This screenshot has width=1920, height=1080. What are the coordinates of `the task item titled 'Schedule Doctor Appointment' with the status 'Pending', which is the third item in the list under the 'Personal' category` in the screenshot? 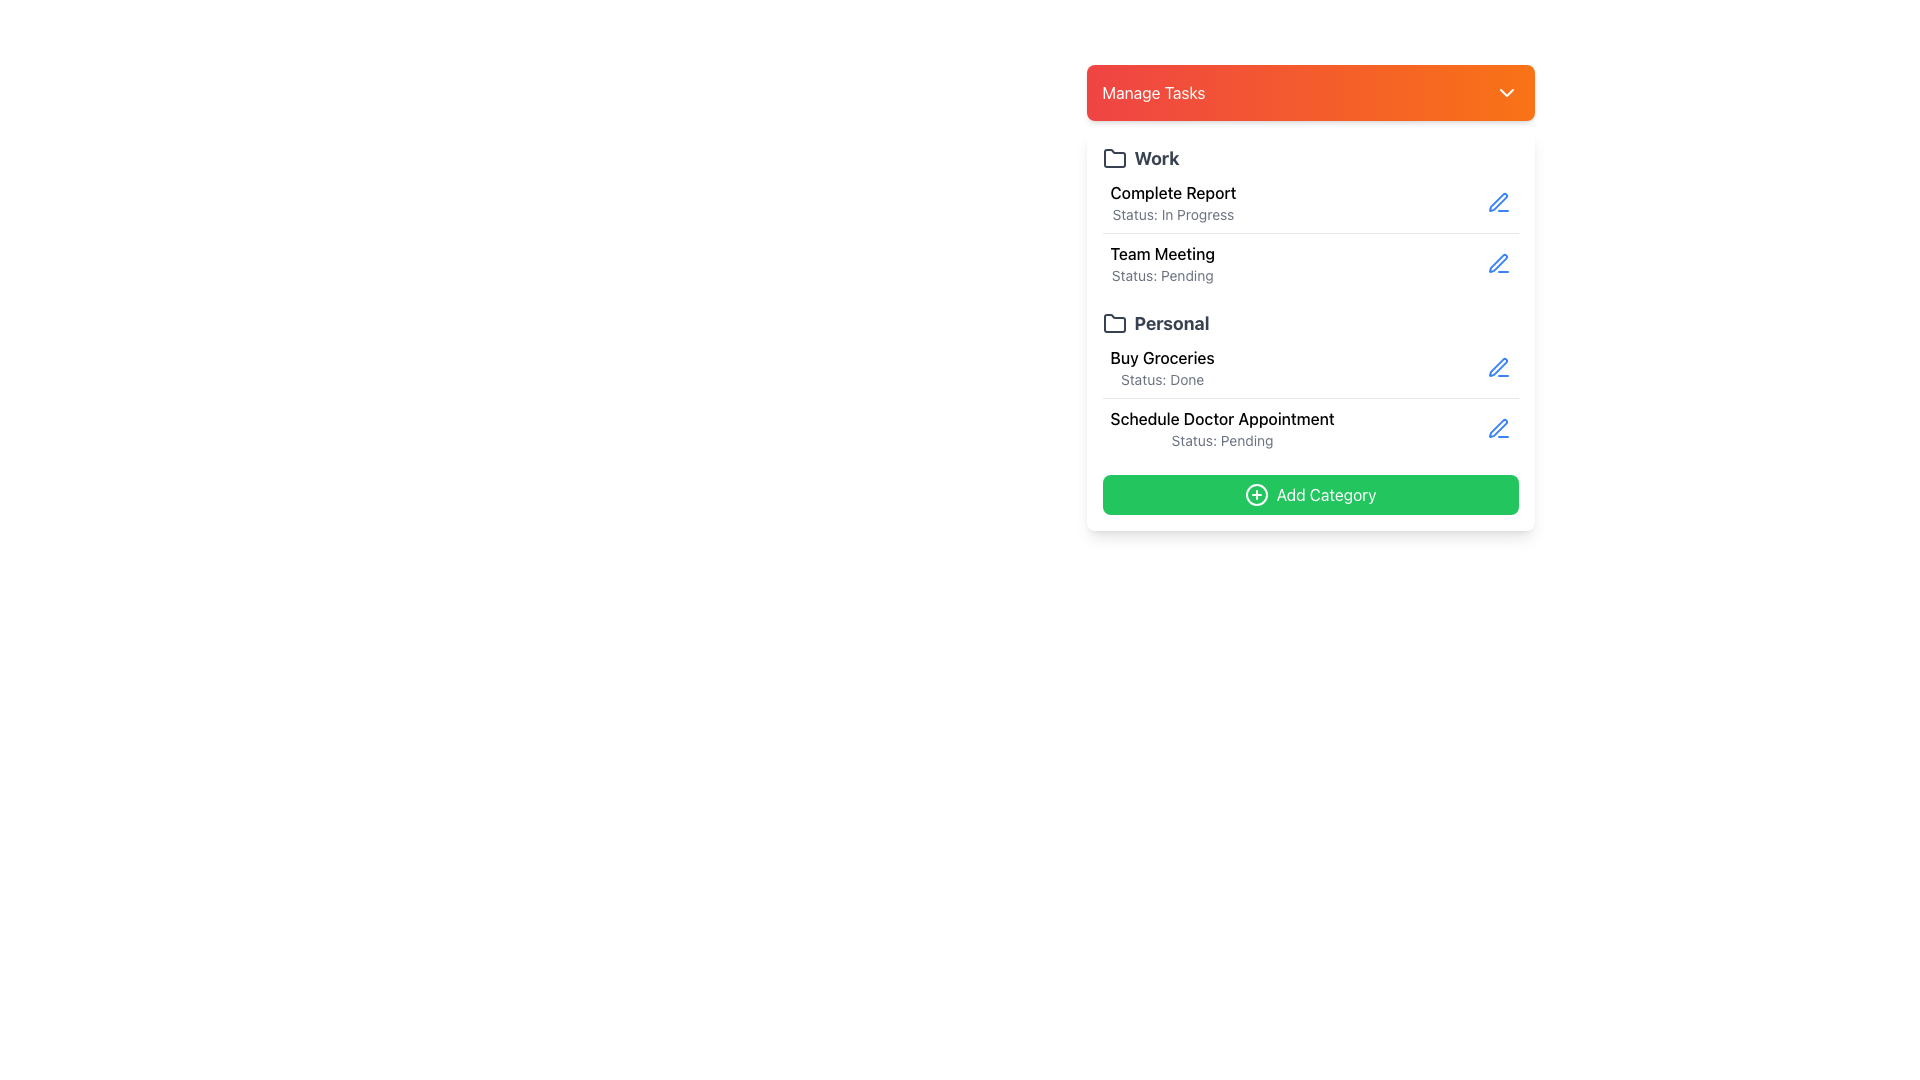 It's located at (1221, 427).